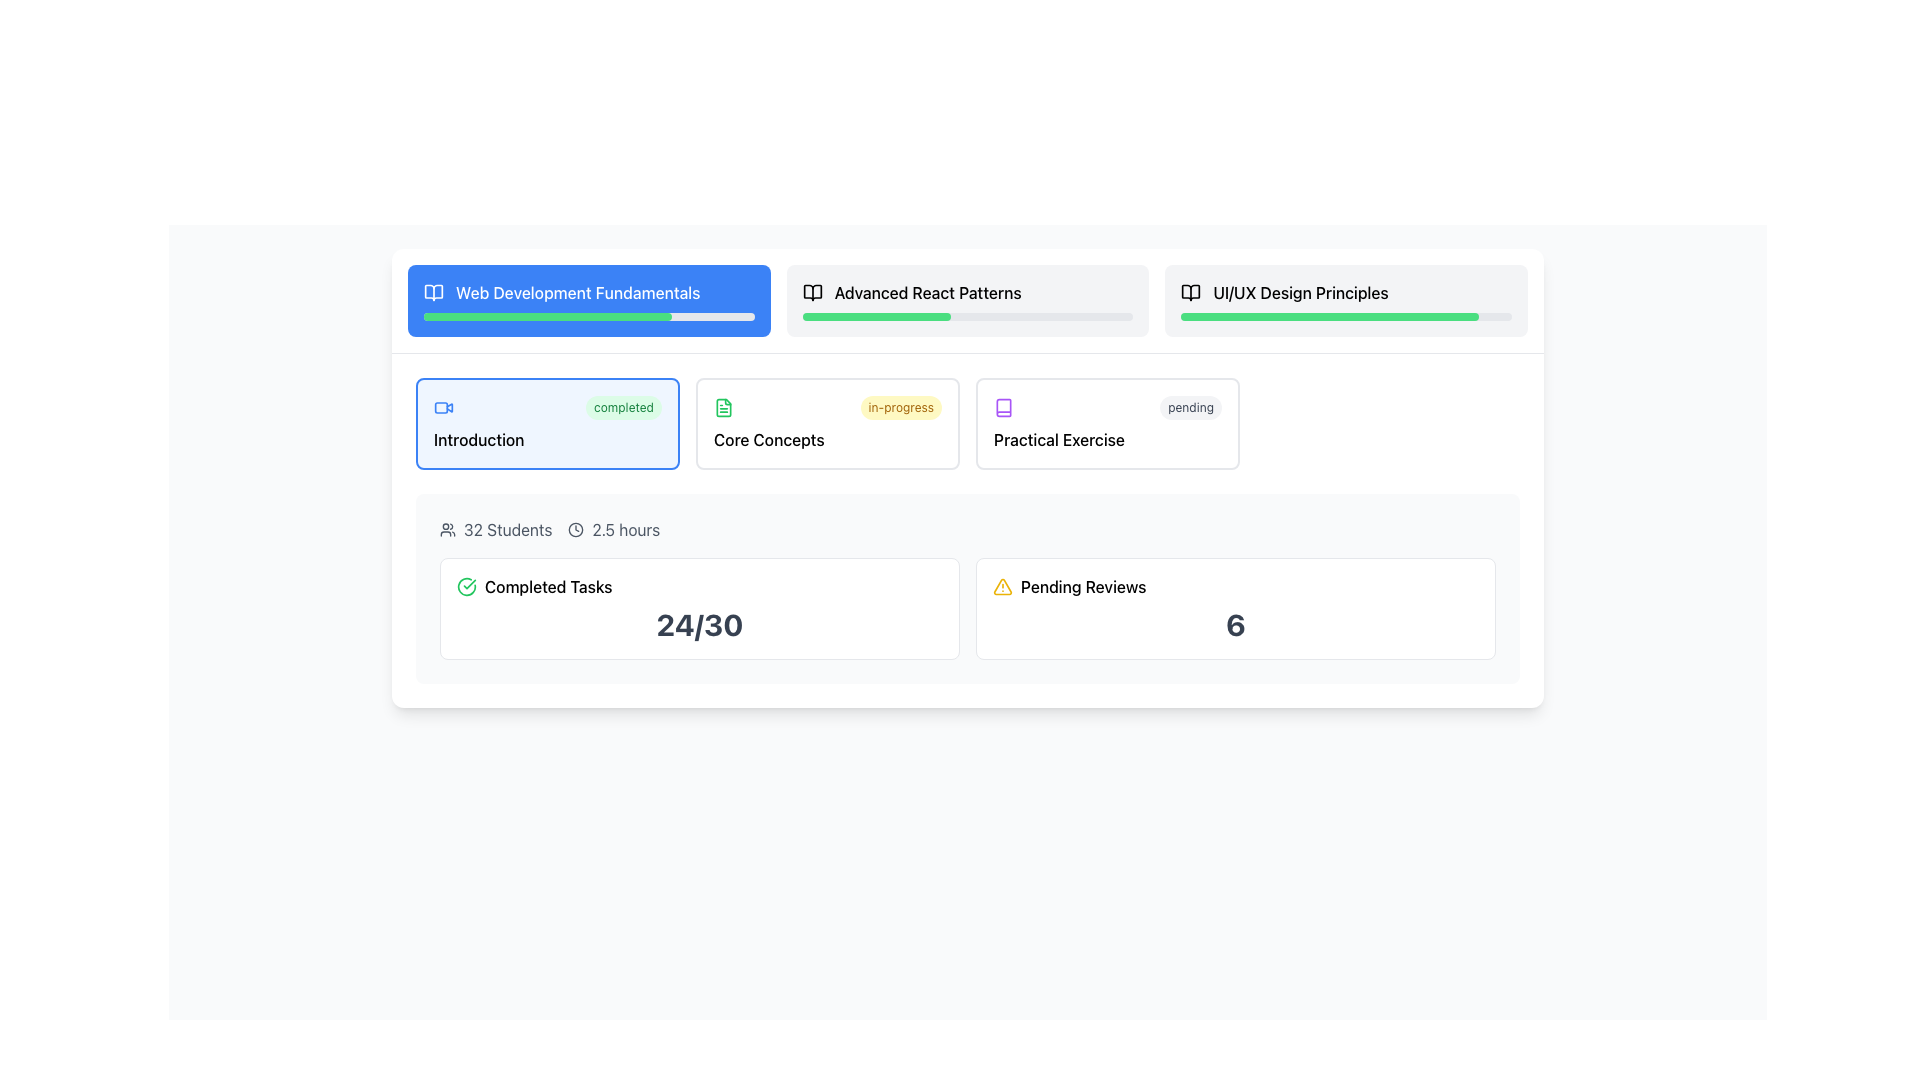 This screenshot has width=1920, height=1080. What do you see at coordinates (588, 315) in the screenshot?
I see `the progress bar located beneath the title 'Web Development Fundamentals'` at bounding box center [588, 315].